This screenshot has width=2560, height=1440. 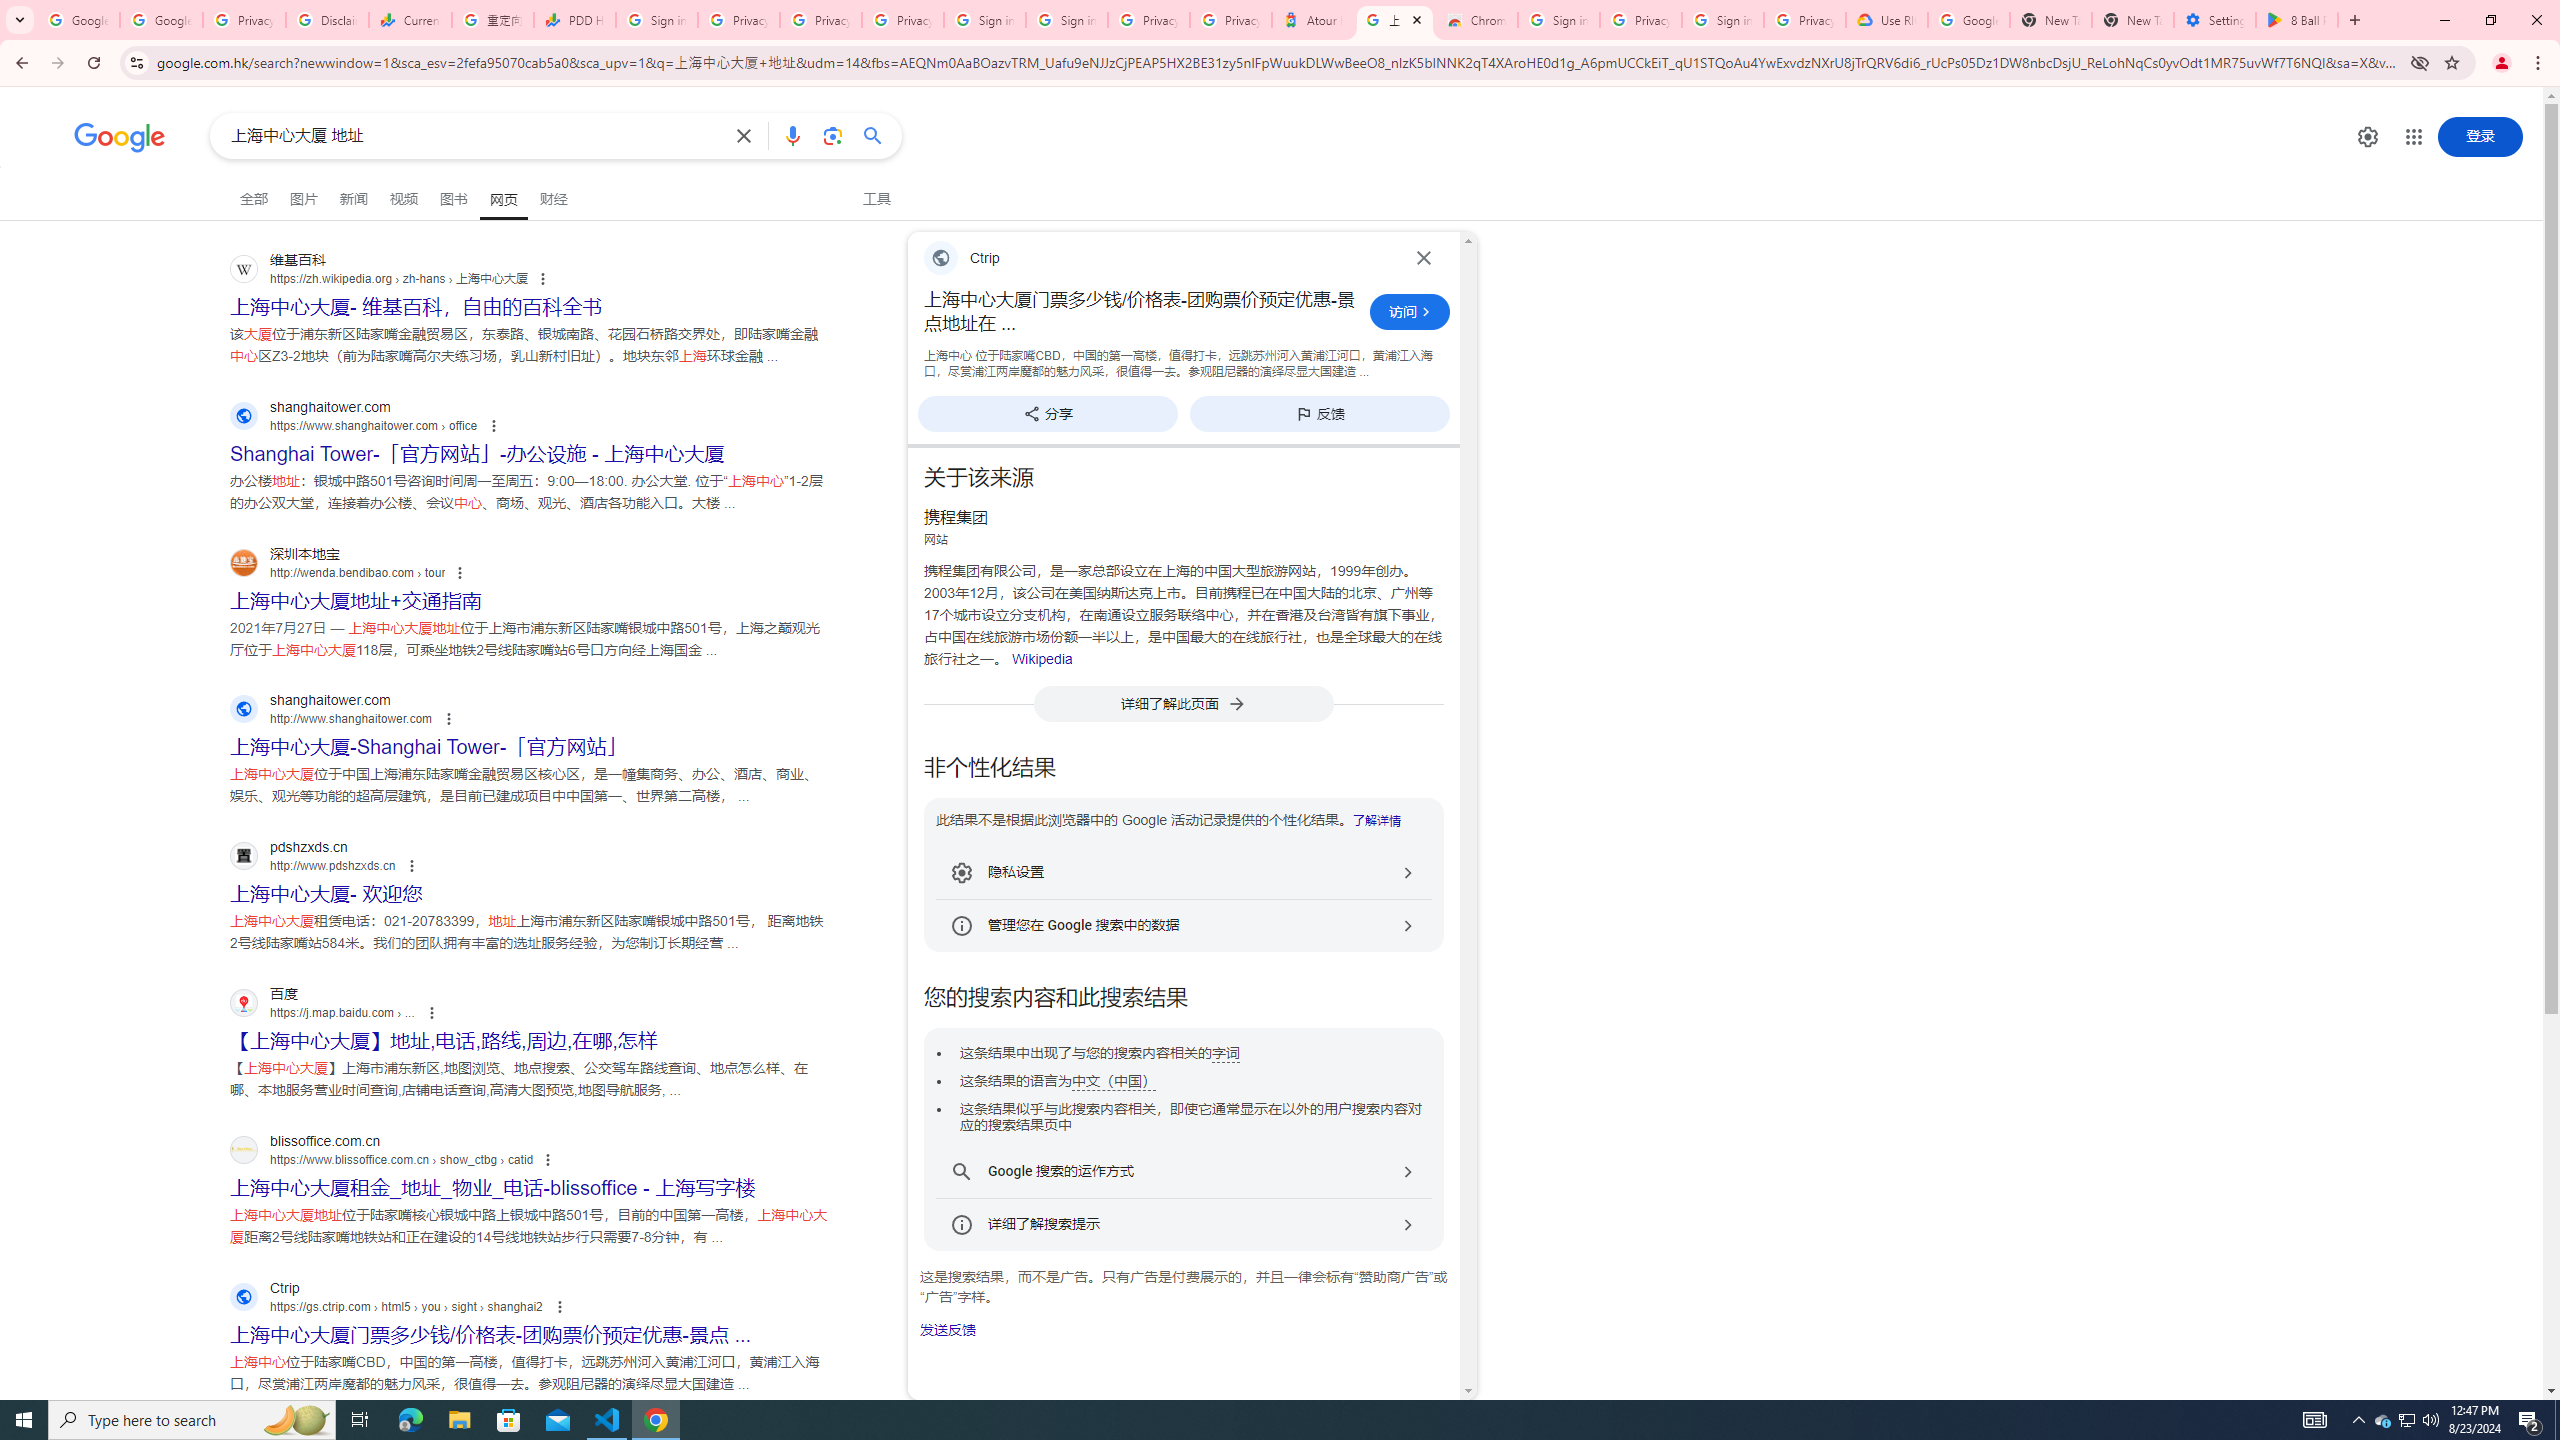 What do you see at coordinates (574, 19) in the screenshot?
I see `'PDD Holdings Inc - ADR (PDD) Price & News - Google Finance'` at bounding box center [574, 19].